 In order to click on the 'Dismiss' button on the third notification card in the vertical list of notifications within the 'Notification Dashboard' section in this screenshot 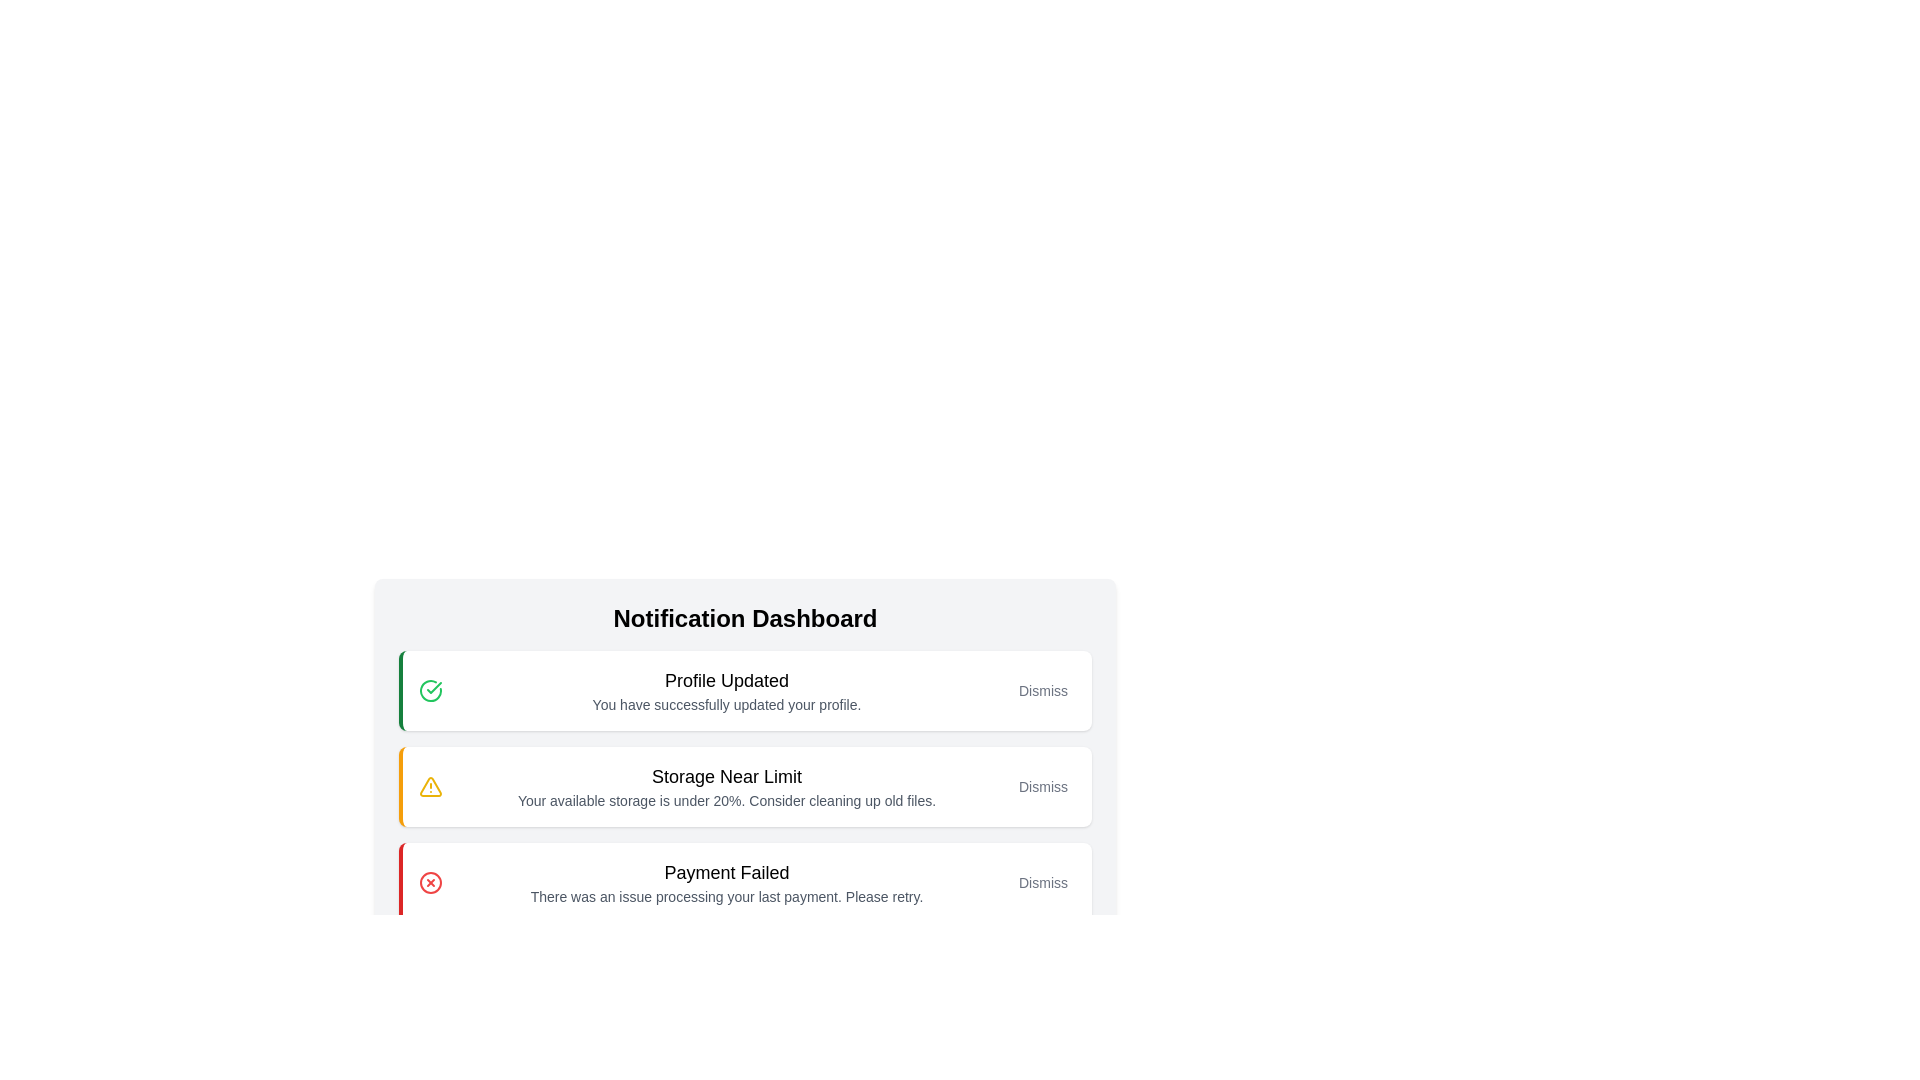, I will do `click(744, 834)`.